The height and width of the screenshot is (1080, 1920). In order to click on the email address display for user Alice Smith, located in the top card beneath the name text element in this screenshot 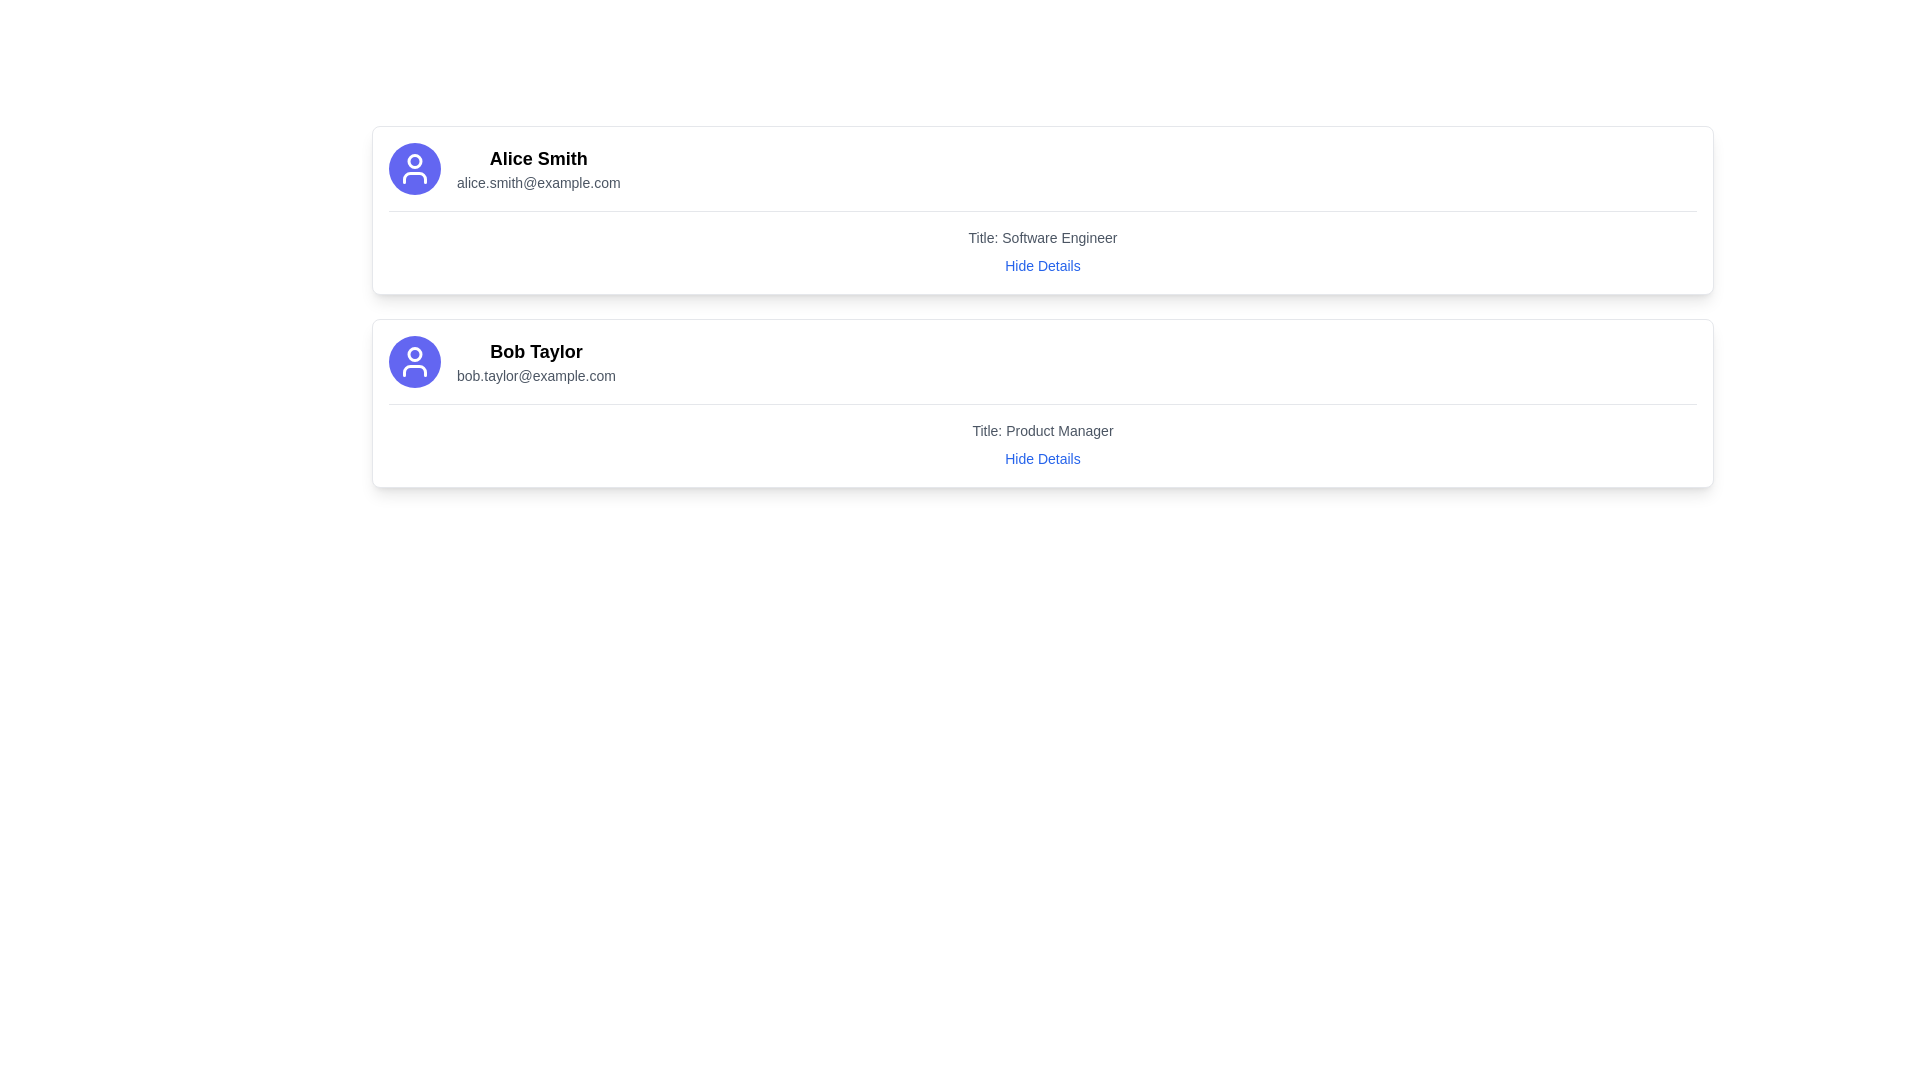, I will do `click(538, 182)`.